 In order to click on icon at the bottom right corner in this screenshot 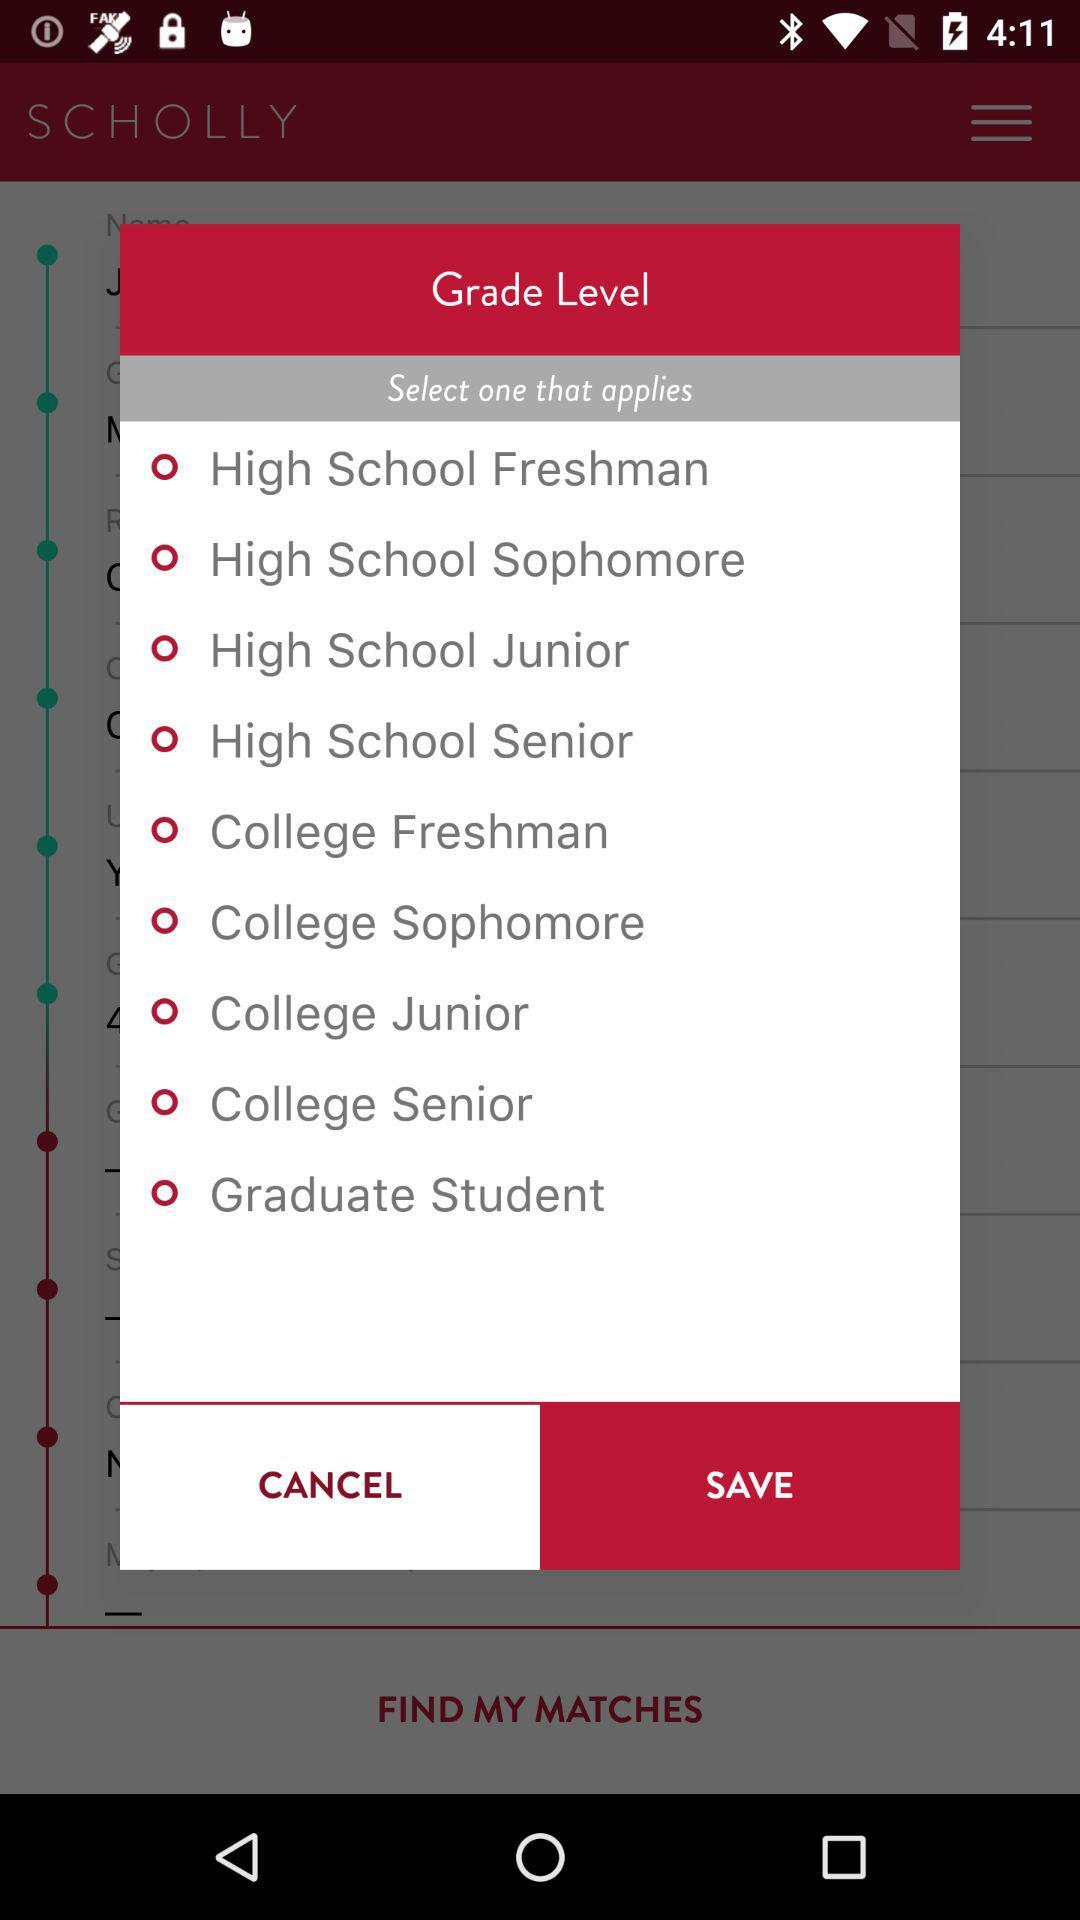, I will do `click(749, 1485)`.